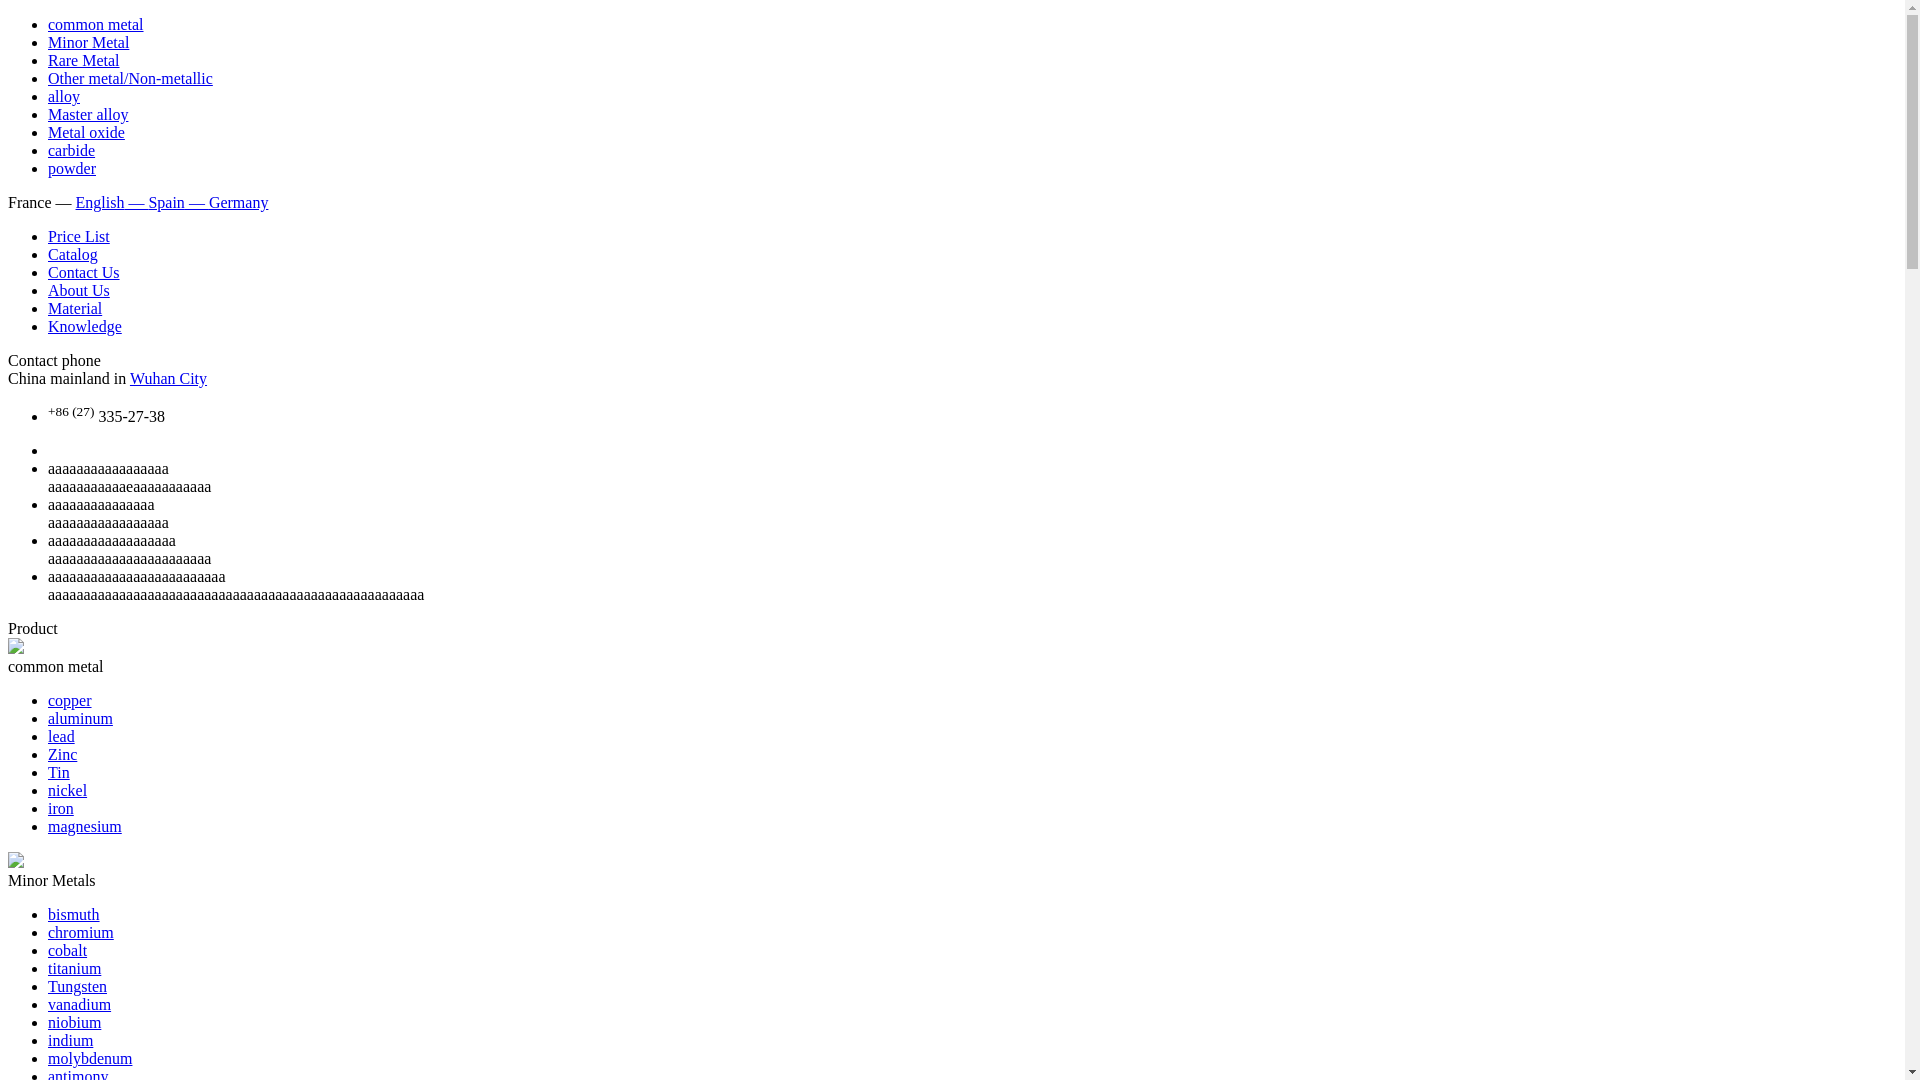 The height and width of the screenshot is (1080, 1920). I want to click on 'molybdenum', so click(89, 1057).